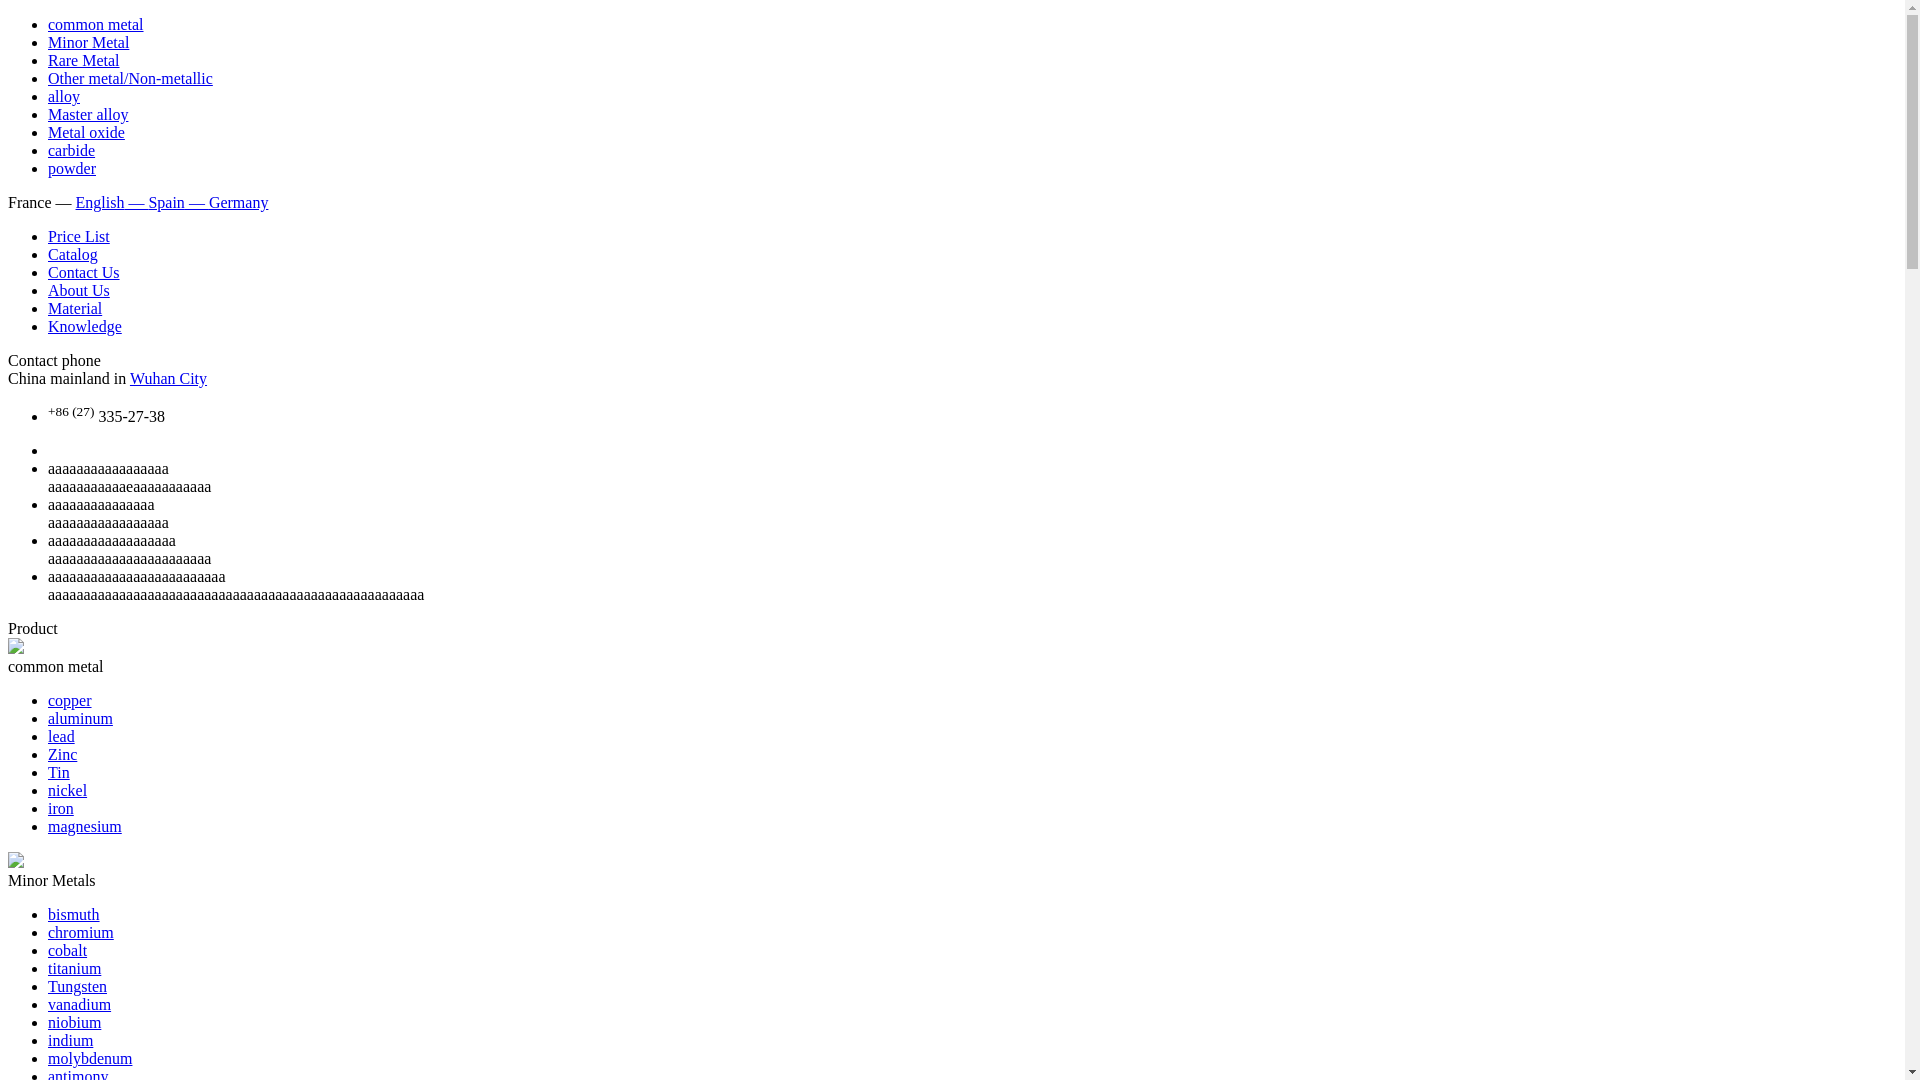 The height and width of the screenshot is (1080, 1920). I want to click on 'molybdenum', so click(89, 1057).